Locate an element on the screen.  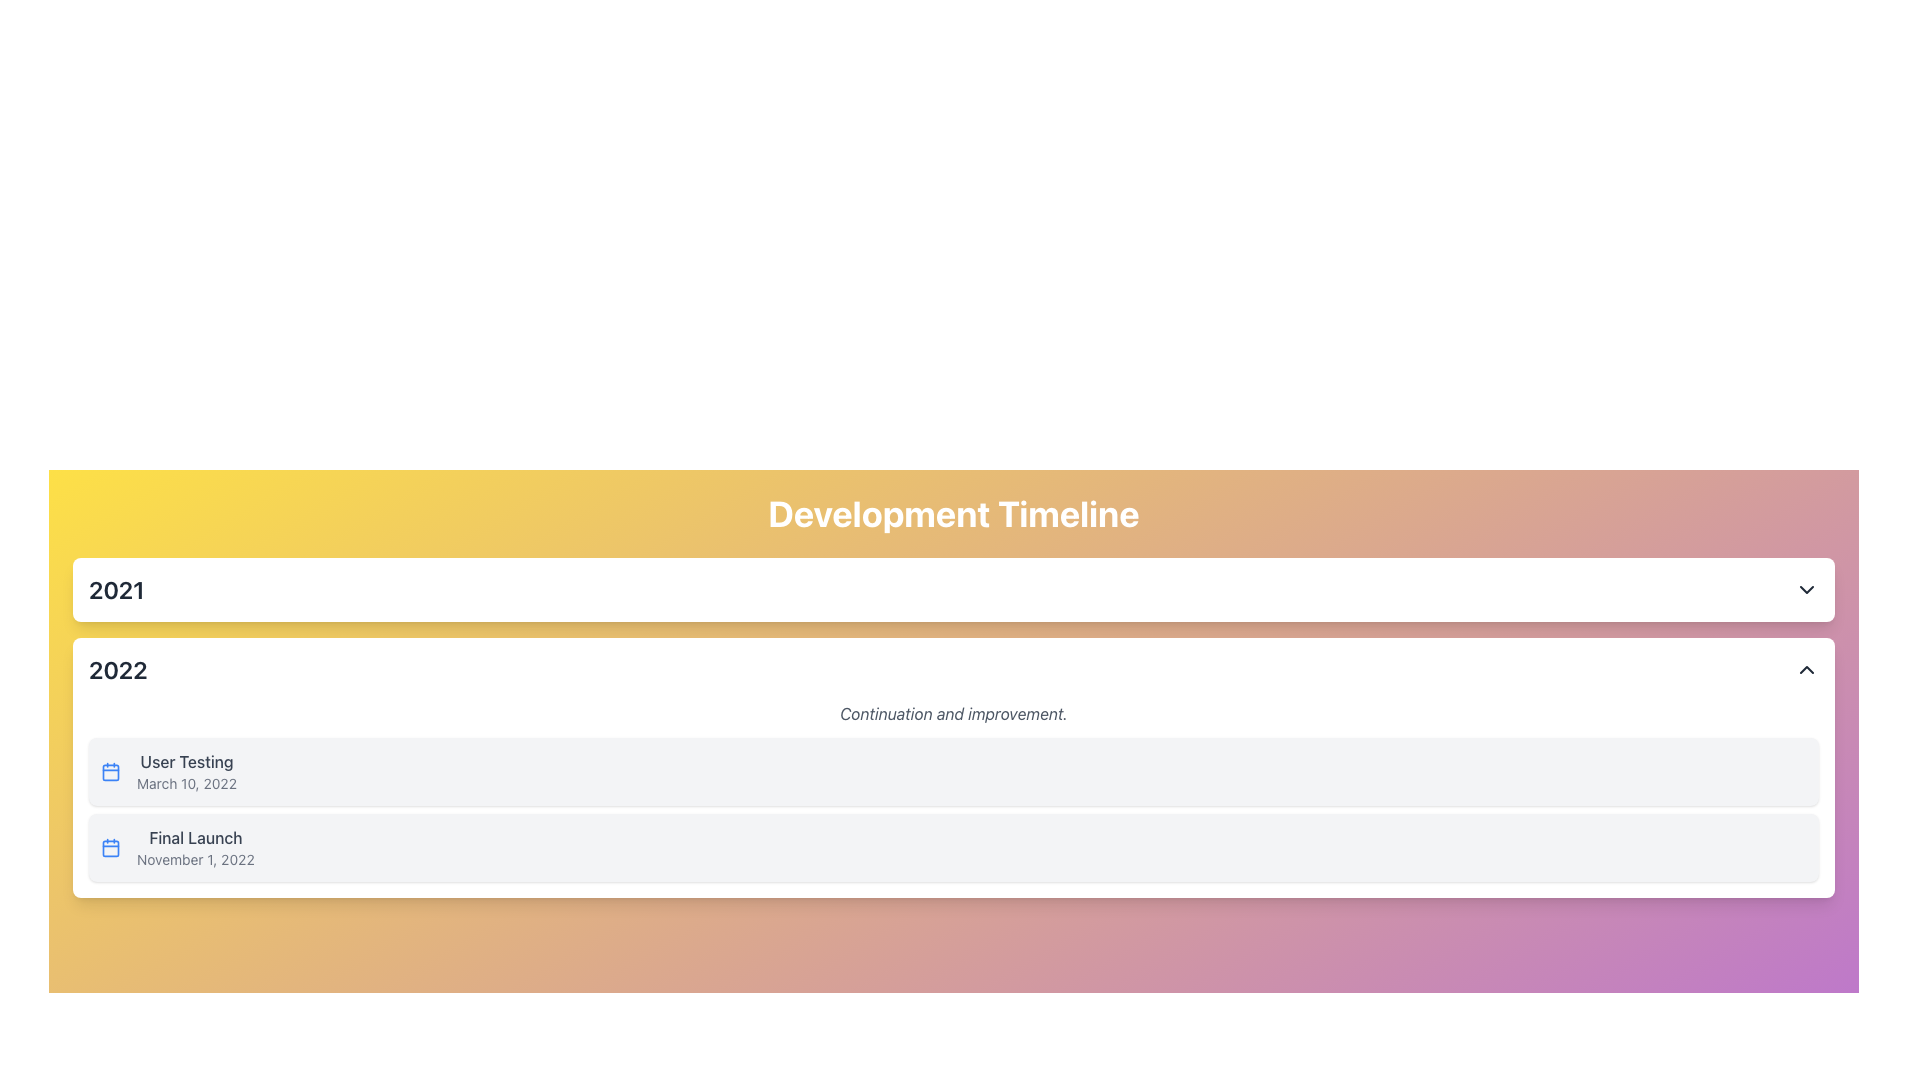
the text label displaying 'March 10, 2022', which is located beneath the 'User Testing' header in the timeline section is located at coordinates (187, 782).